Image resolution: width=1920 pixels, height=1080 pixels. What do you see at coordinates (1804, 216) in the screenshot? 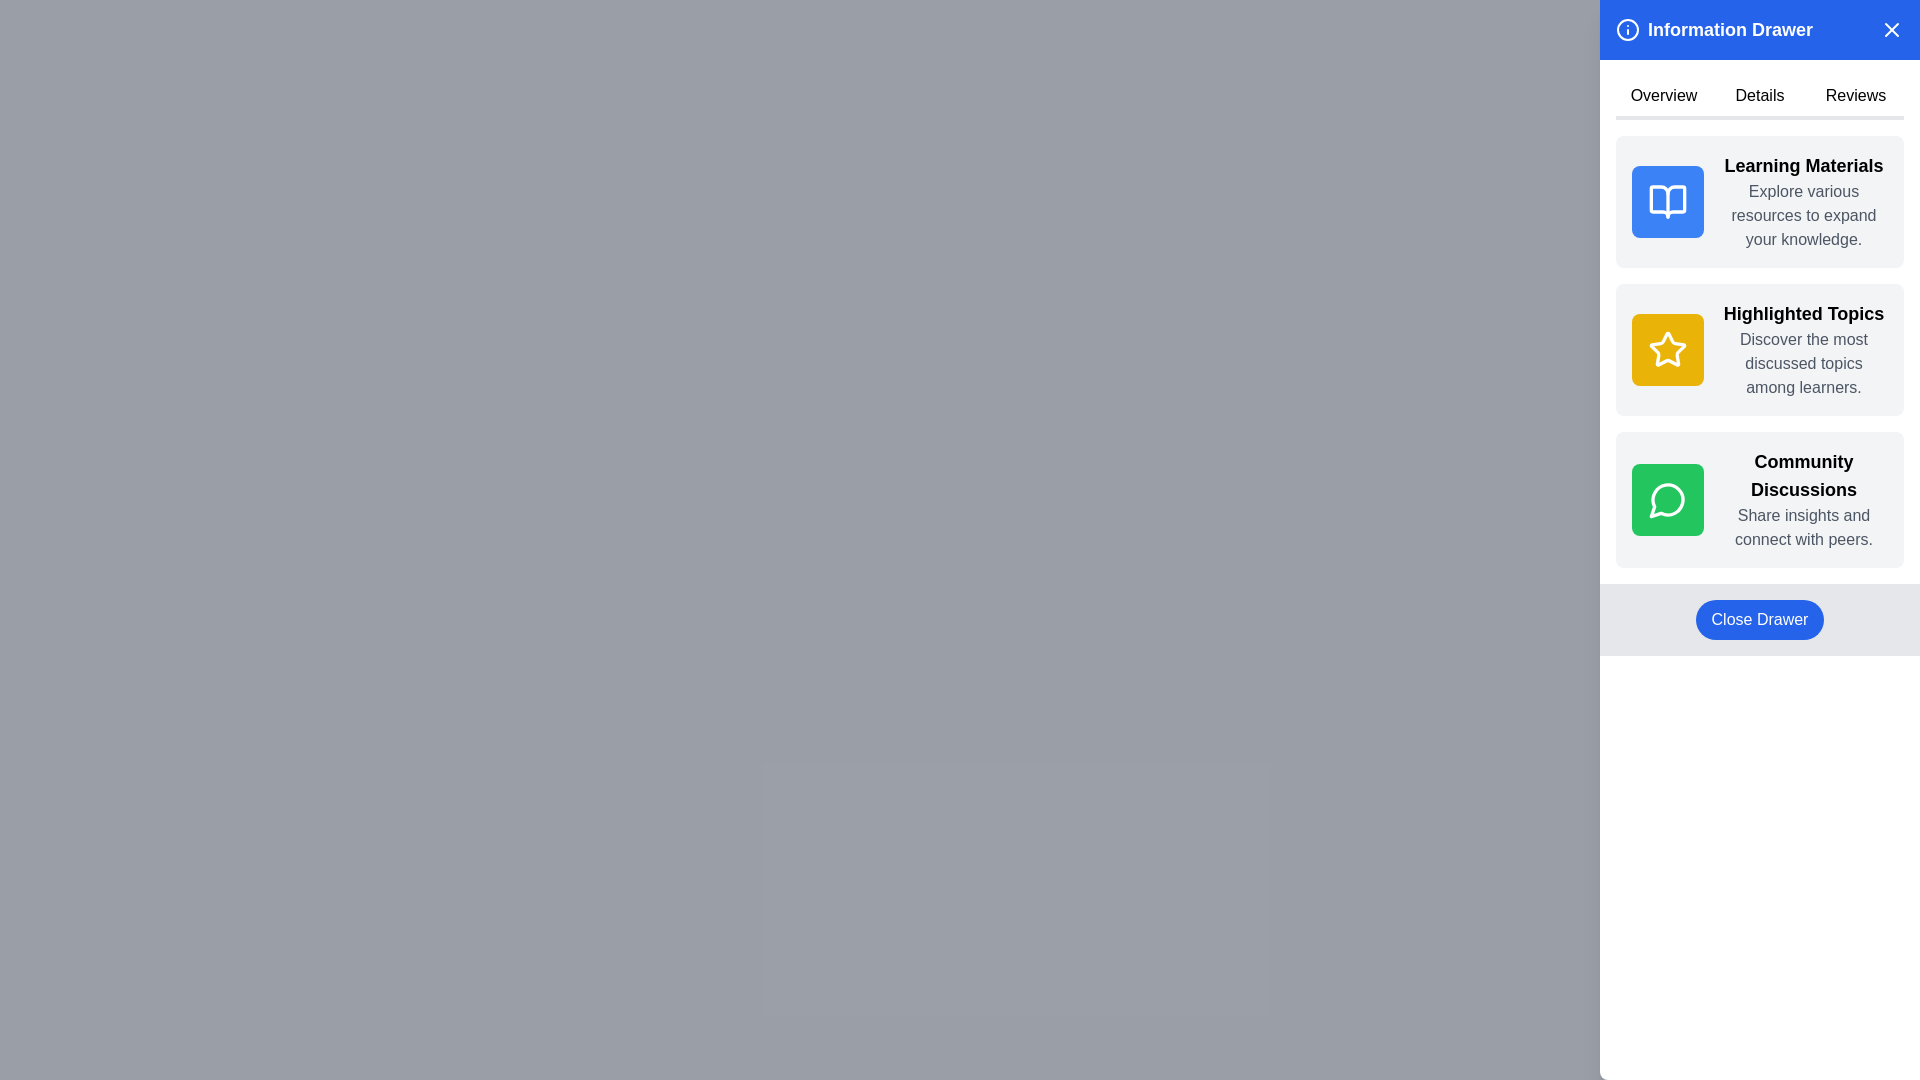
I see `the textual element displaying the phrase 'Explore various resources to expand your knowledge.' styled in gray text, located under the 'Learning Materials' section` at bounding box center [1804, 216].